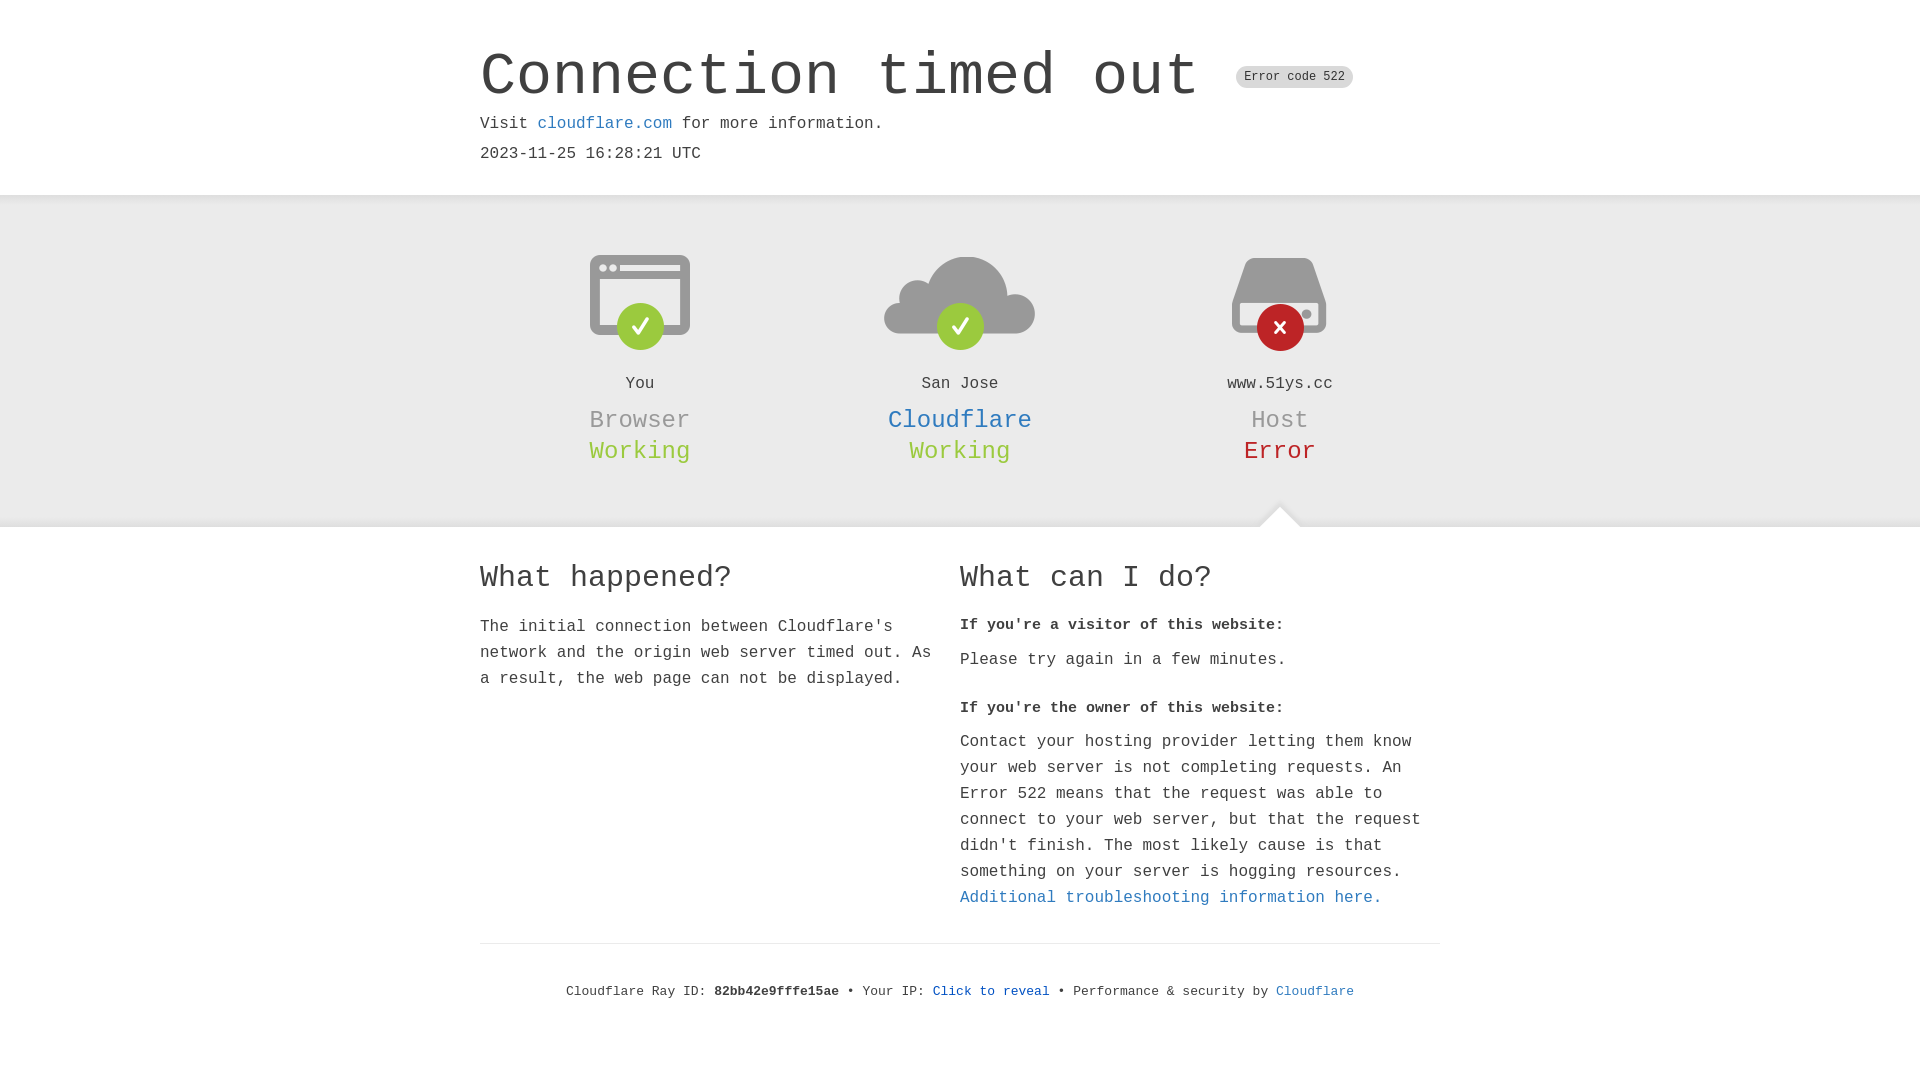 The image size is (1920, 1080). I want to click on 'cloudflare.com', so click(603, 123).